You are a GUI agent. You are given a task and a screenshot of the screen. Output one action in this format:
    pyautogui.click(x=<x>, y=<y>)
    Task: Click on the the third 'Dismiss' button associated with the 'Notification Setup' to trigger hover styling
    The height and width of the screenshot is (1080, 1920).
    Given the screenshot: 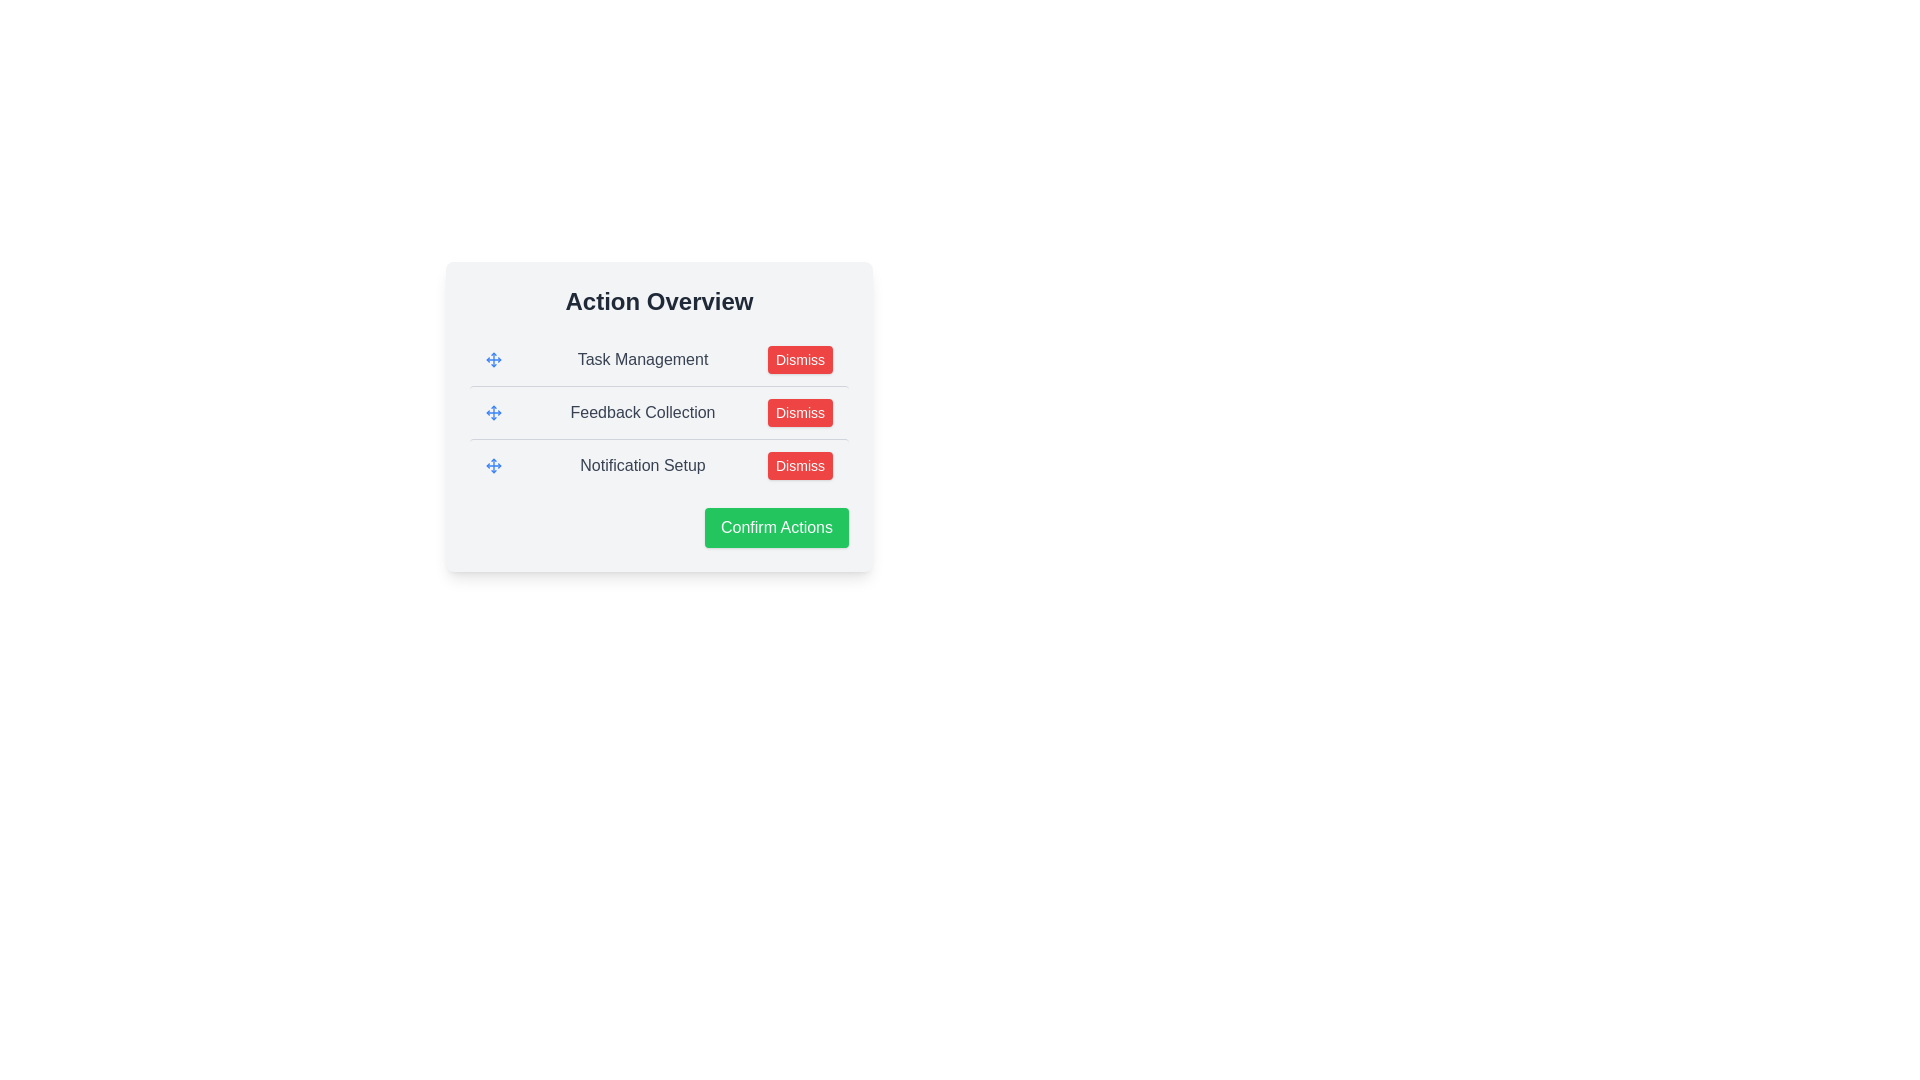 What is the action you would take?
    pyautogui.click(x=800, y=466)
    